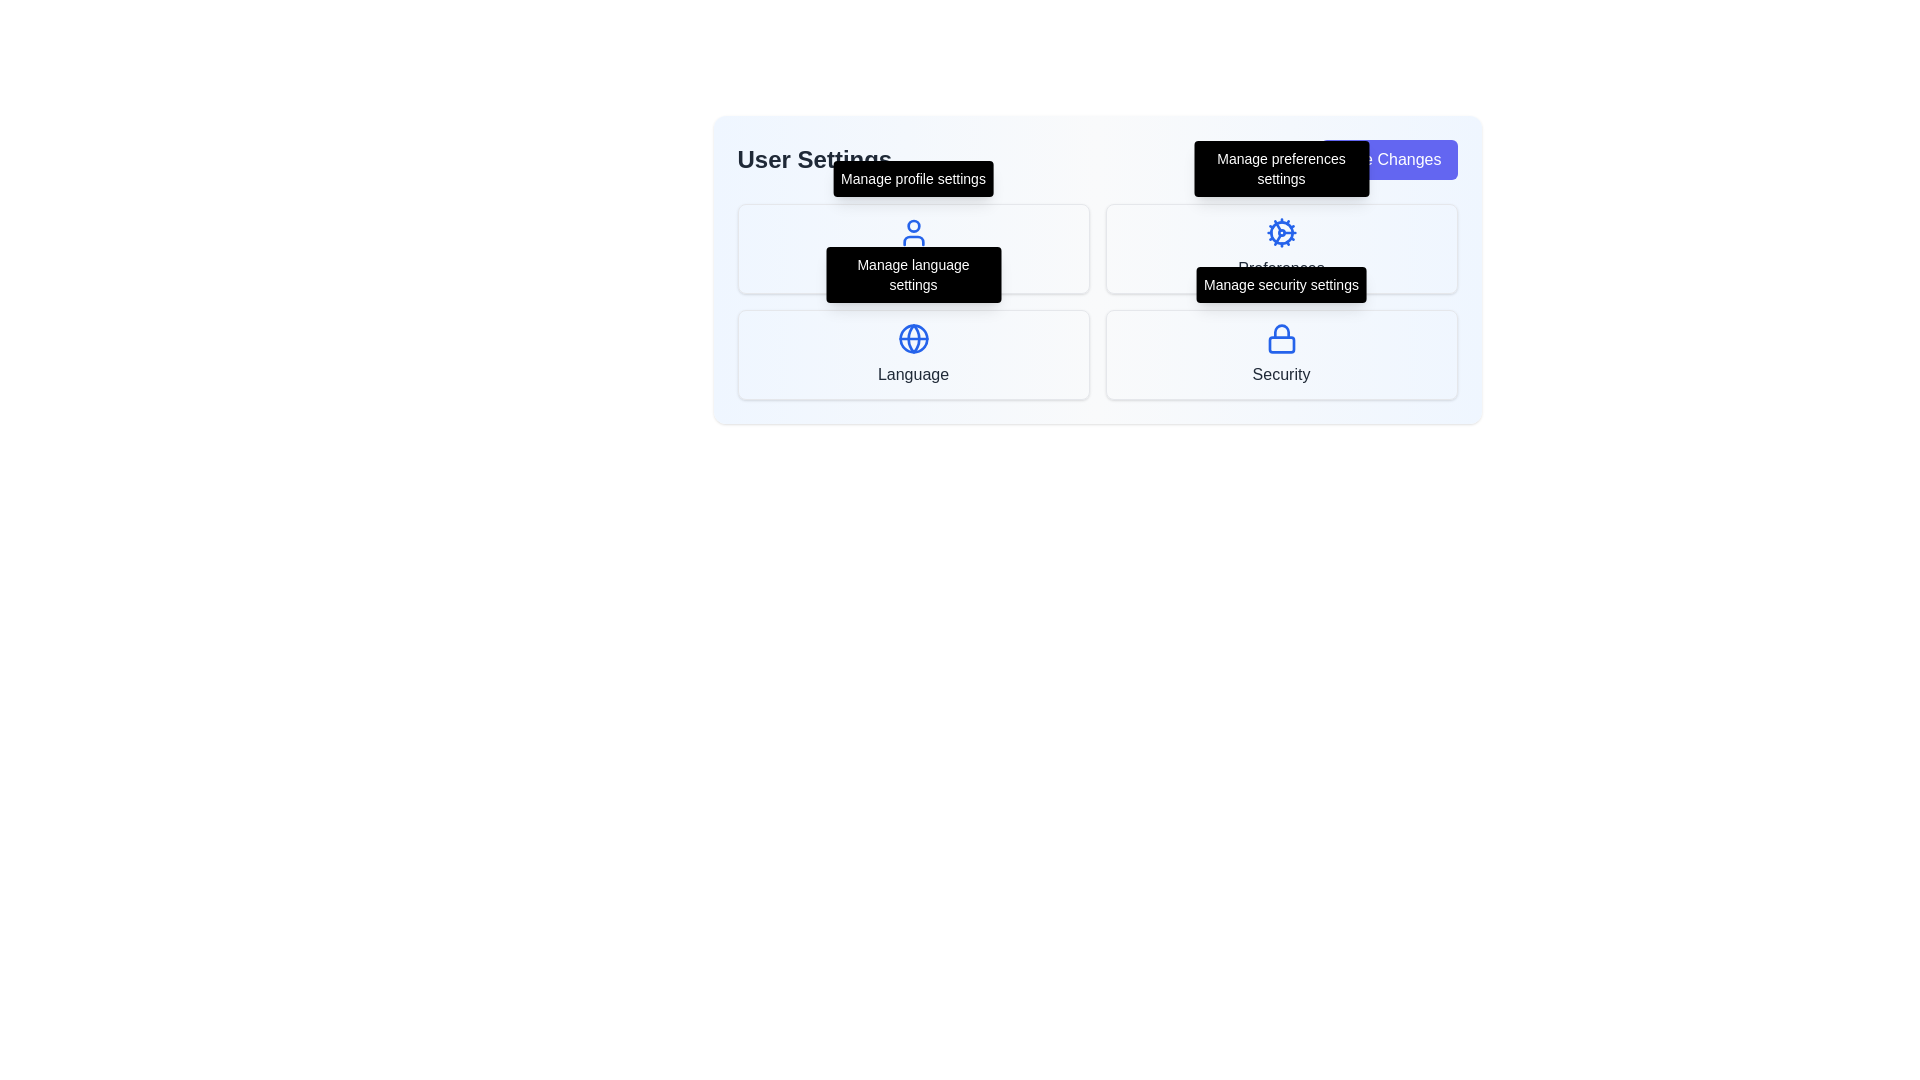  What do you see at coordinates (912, 248) in the screenshot?
I see `the 'Profile' button with tooltip, which is a rectangular card with a blue user icon at the top` at bounding box center [912, 248].